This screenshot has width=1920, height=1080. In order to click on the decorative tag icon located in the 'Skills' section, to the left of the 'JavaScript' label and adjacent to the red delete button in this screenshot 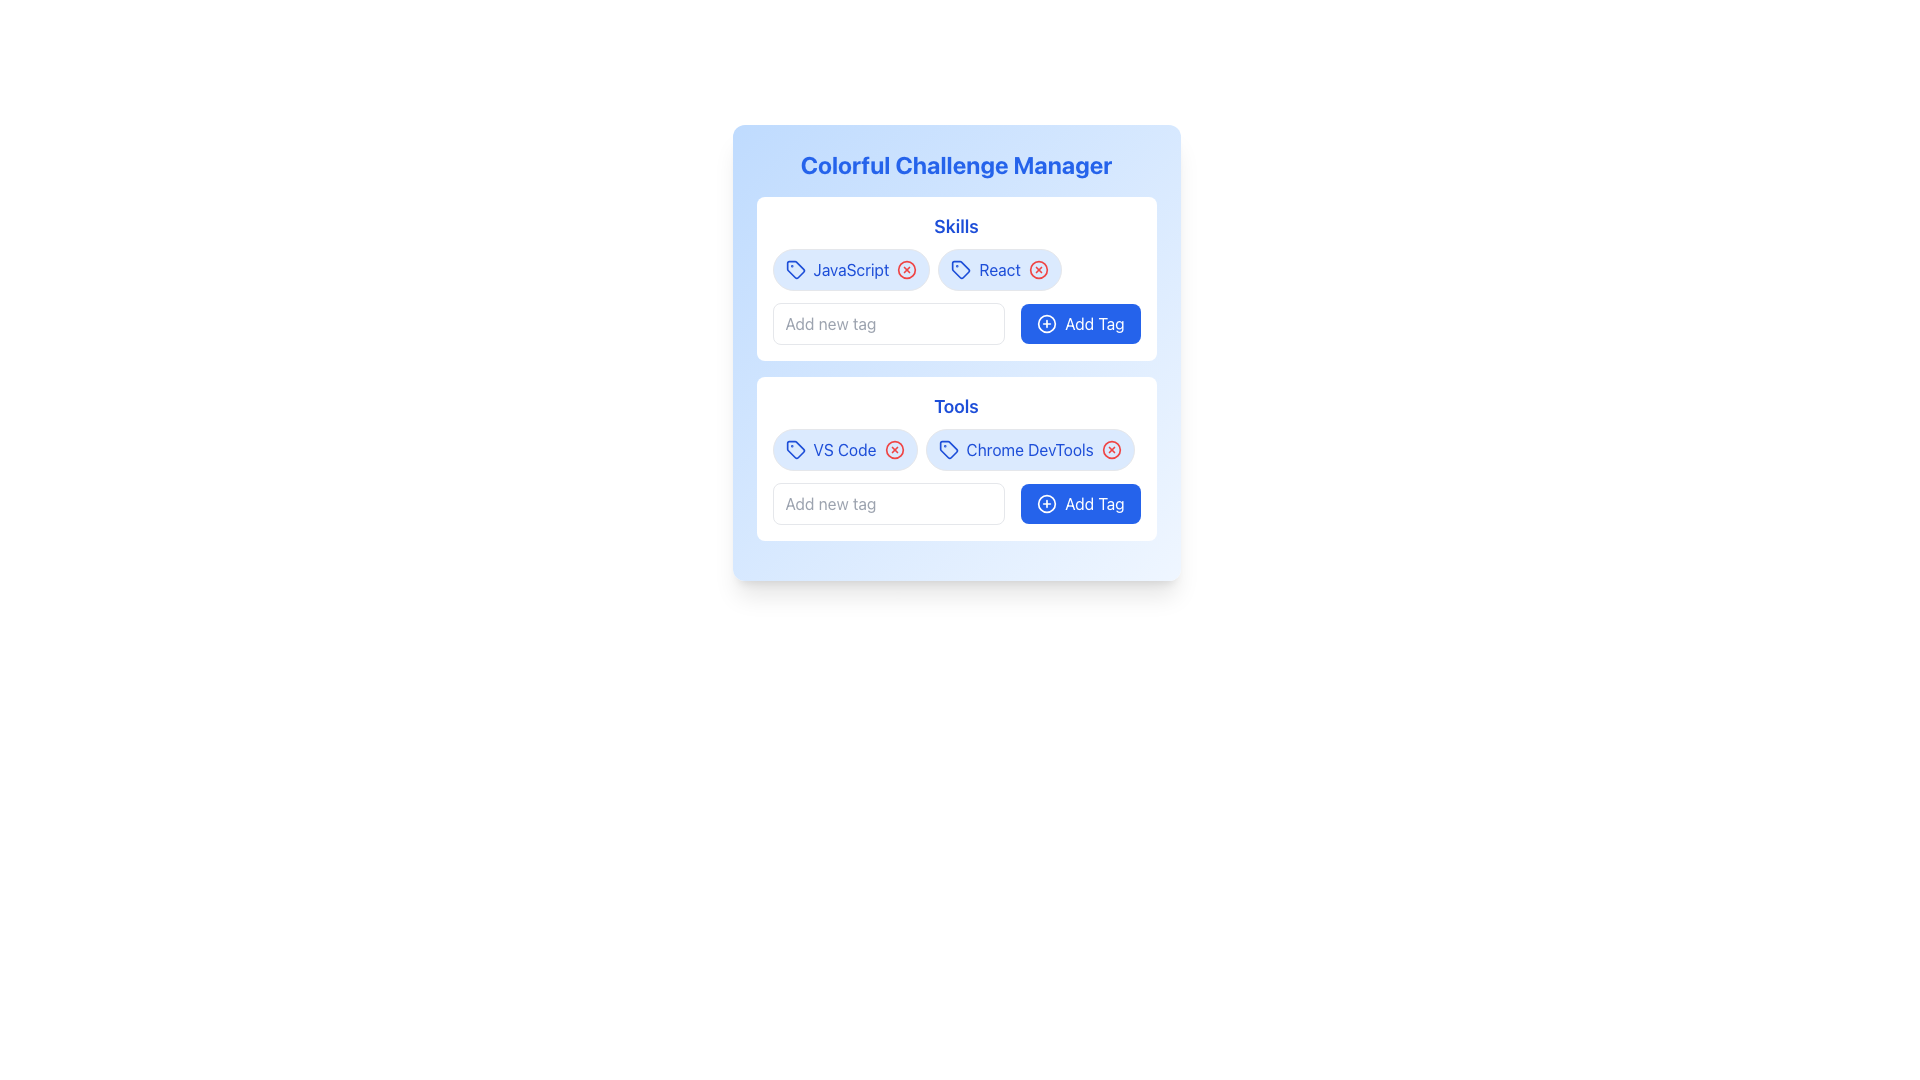, I will do `click(794, 270)`.